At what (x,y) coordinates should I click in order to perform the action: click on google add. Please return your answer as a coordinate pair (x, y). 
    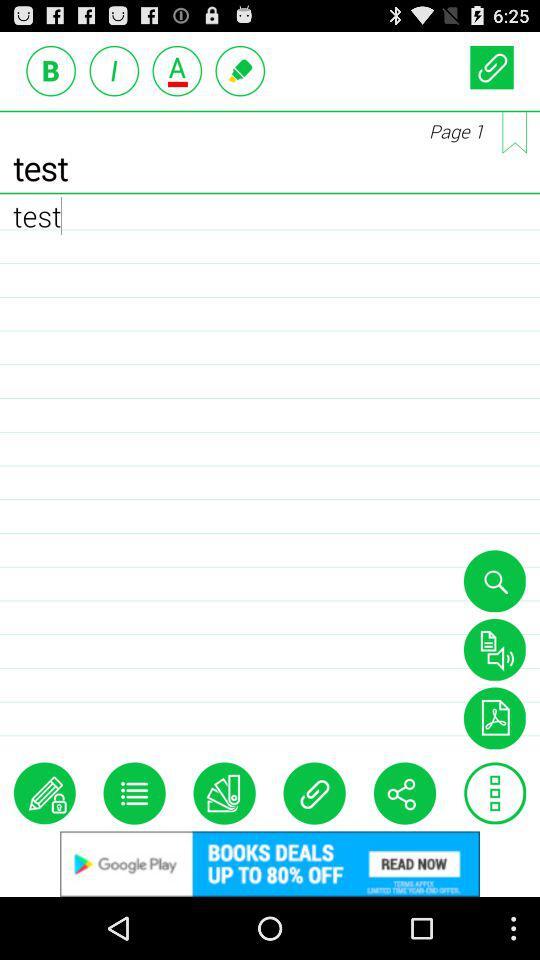
    Looking at the image, I should click on (270, 863).